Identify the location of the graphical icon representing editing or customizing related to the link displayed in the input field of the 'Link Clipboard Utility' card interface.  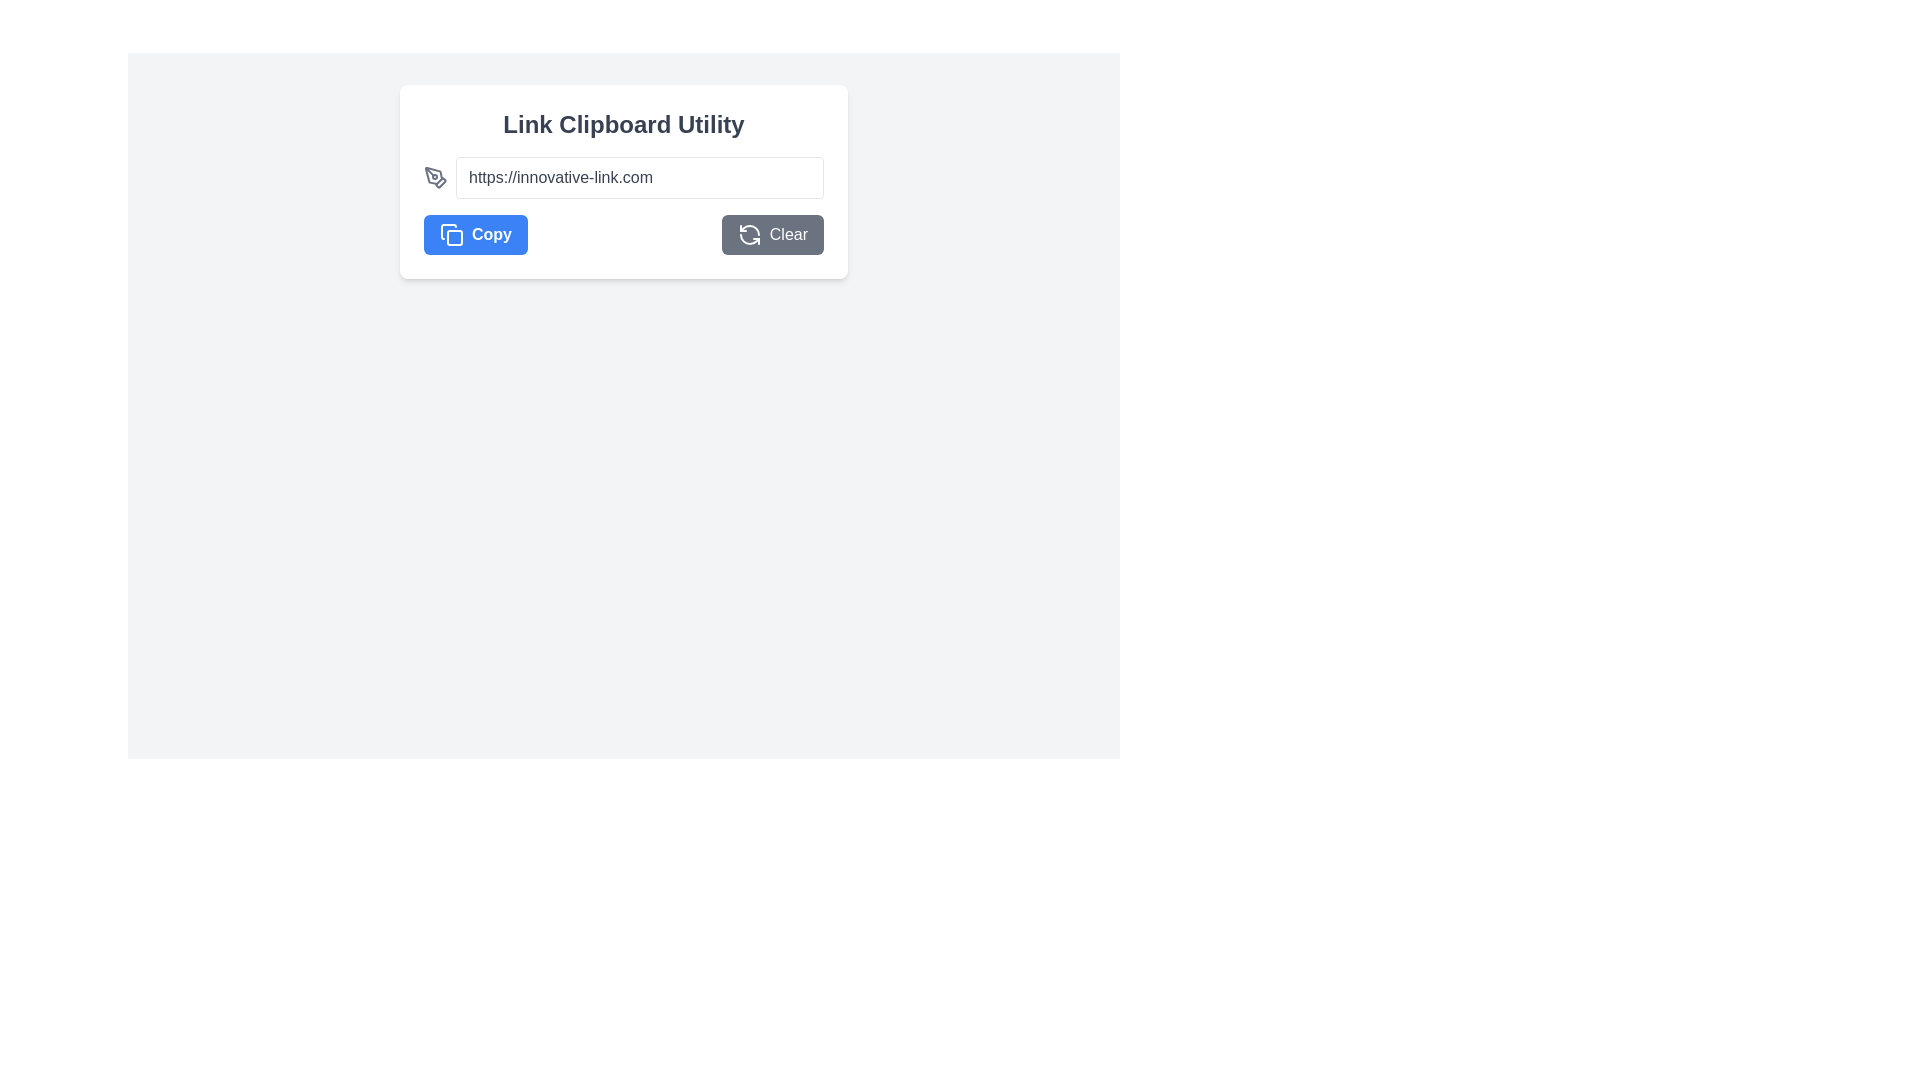
(432, 175).